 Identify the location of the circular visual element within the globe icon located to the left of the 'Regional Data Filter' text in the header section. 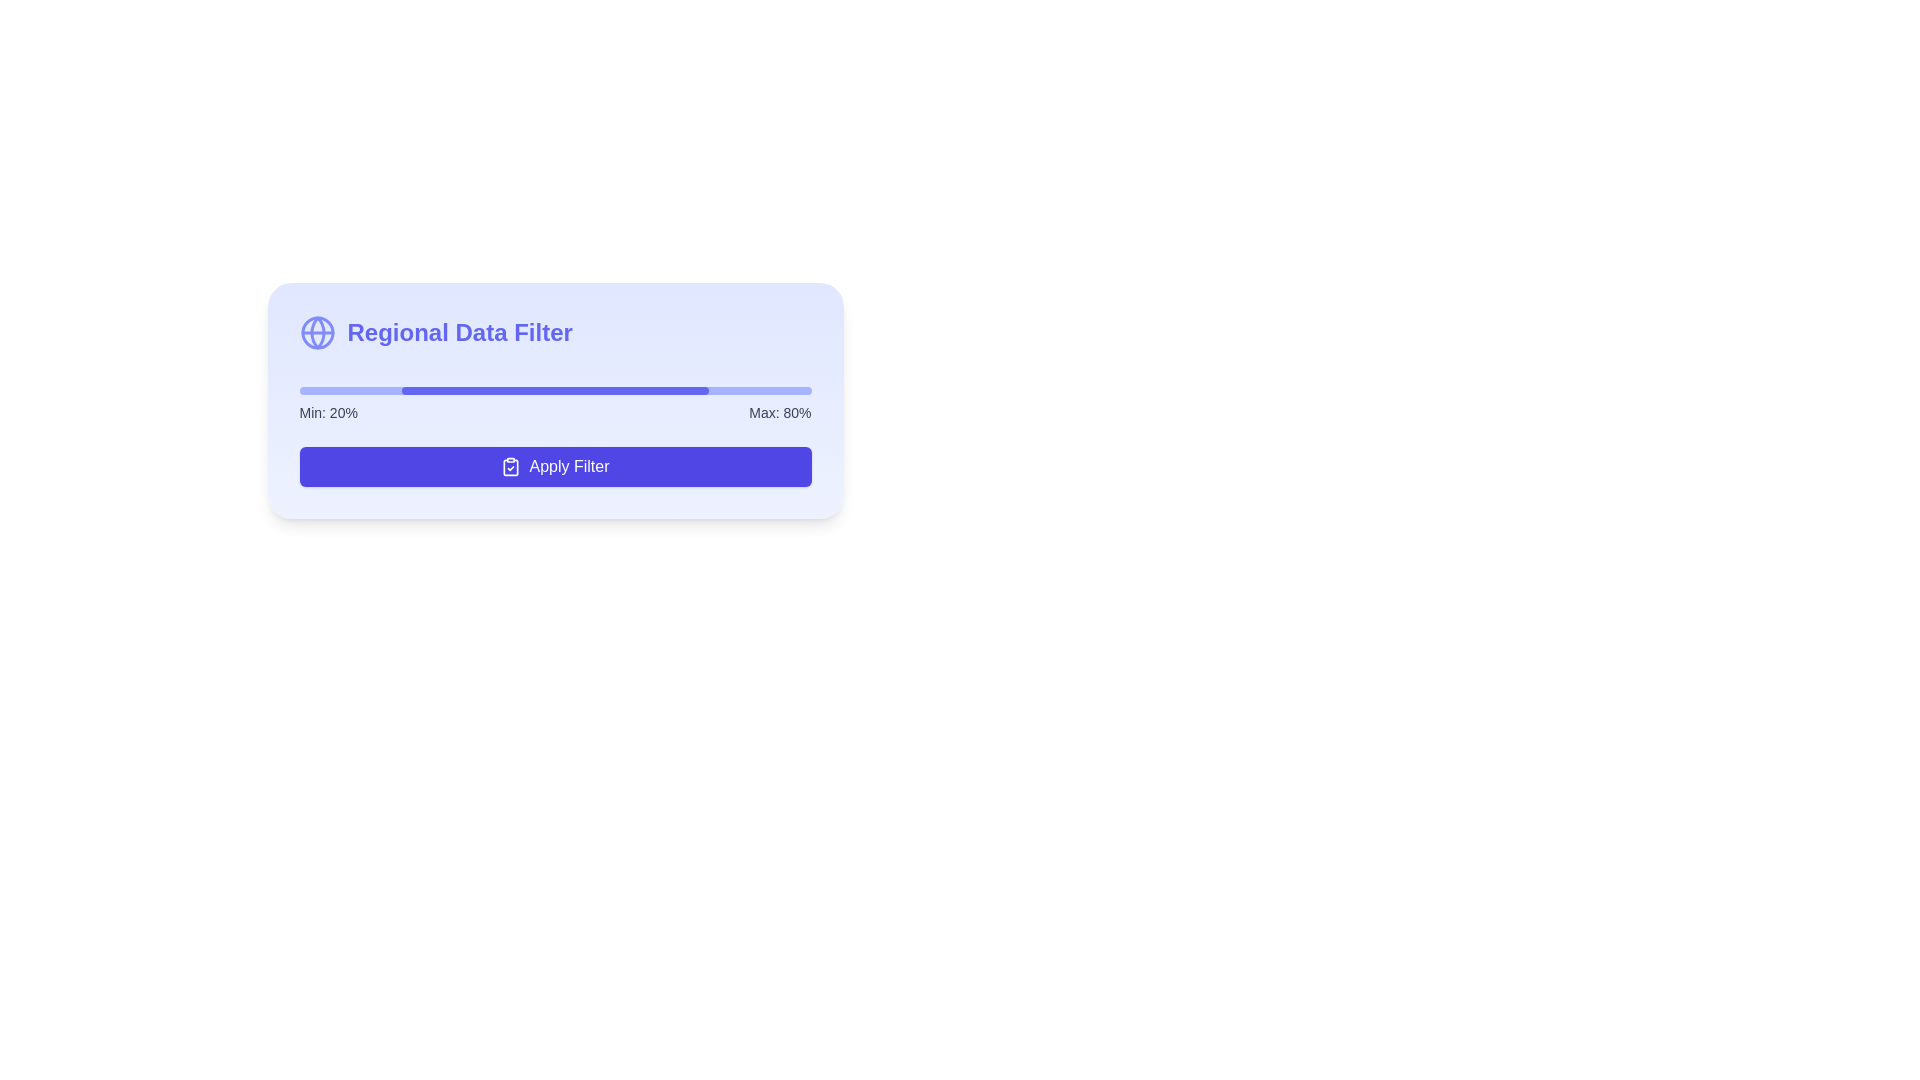
(316, 331).